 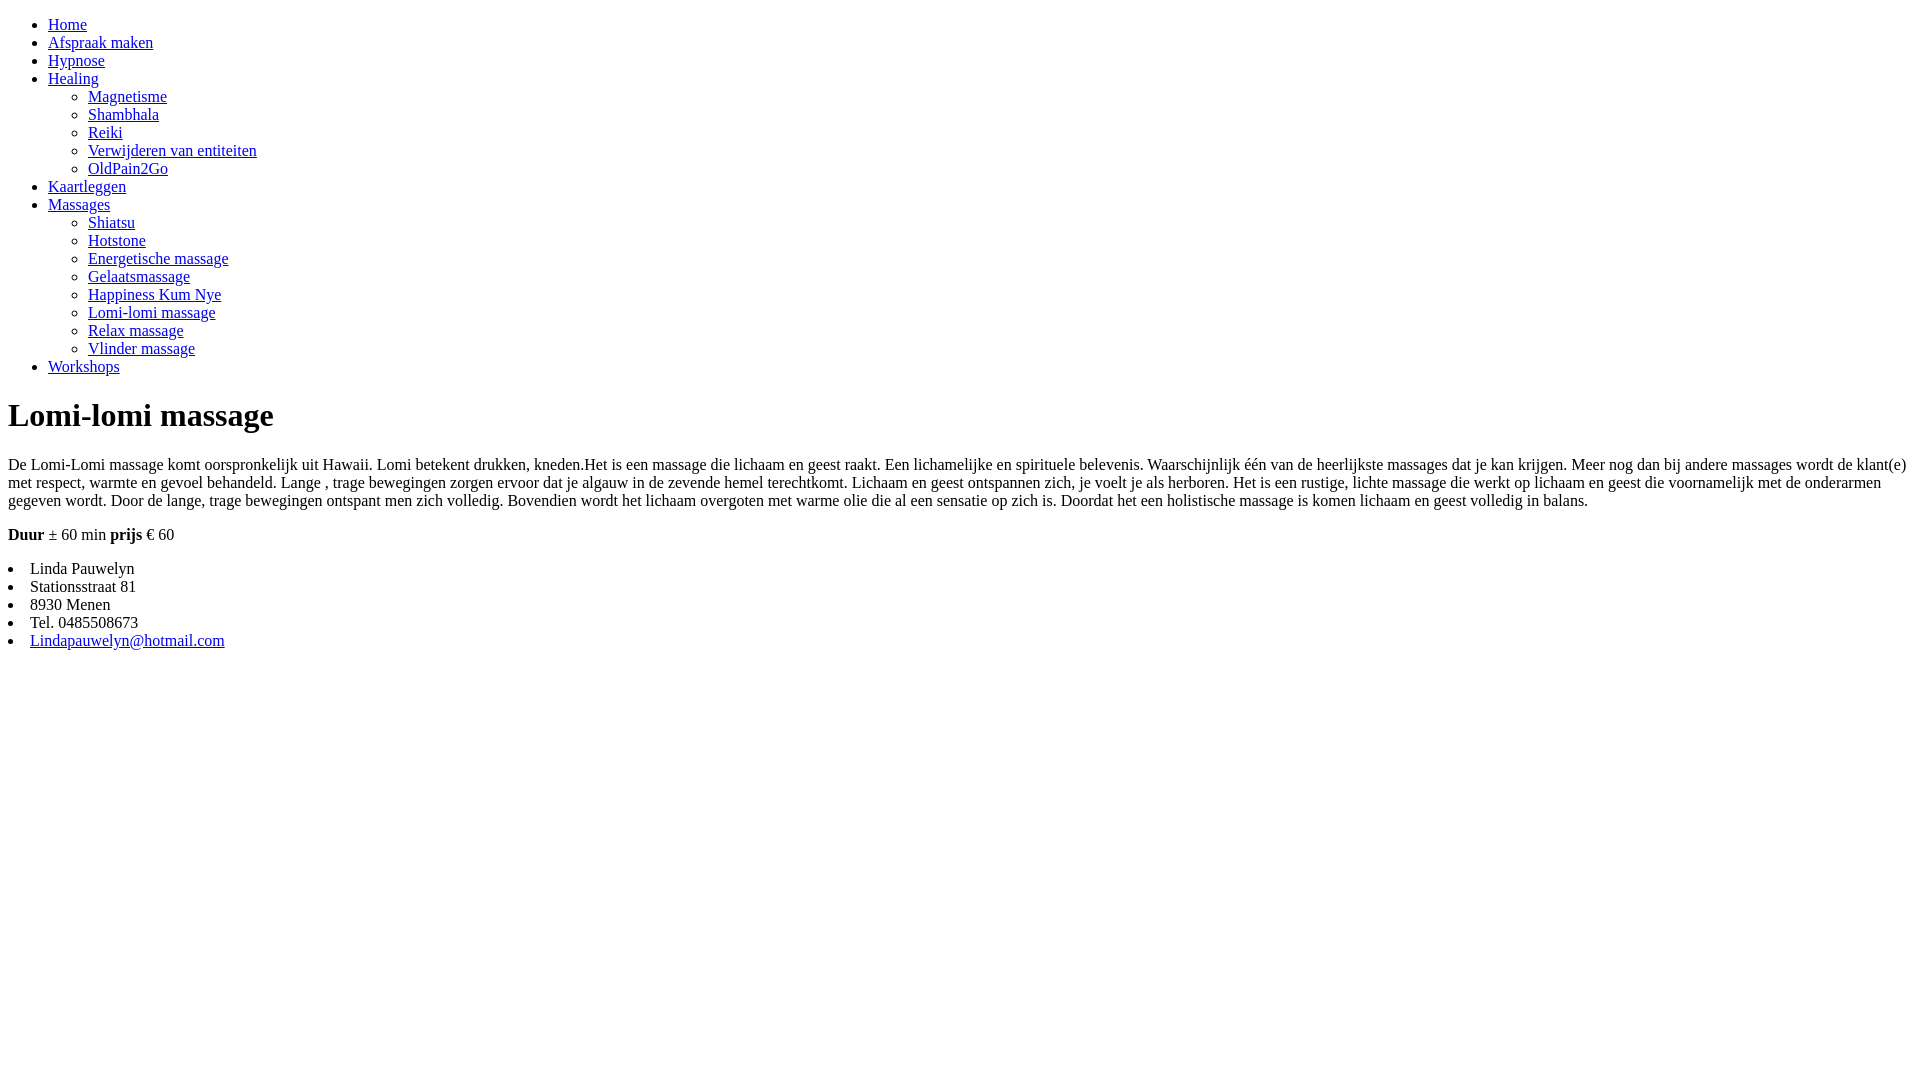 What do you see at coordinates (122, 114) in the screenshot?
I see `'Shambhala'` at bounding box center [122, 114].